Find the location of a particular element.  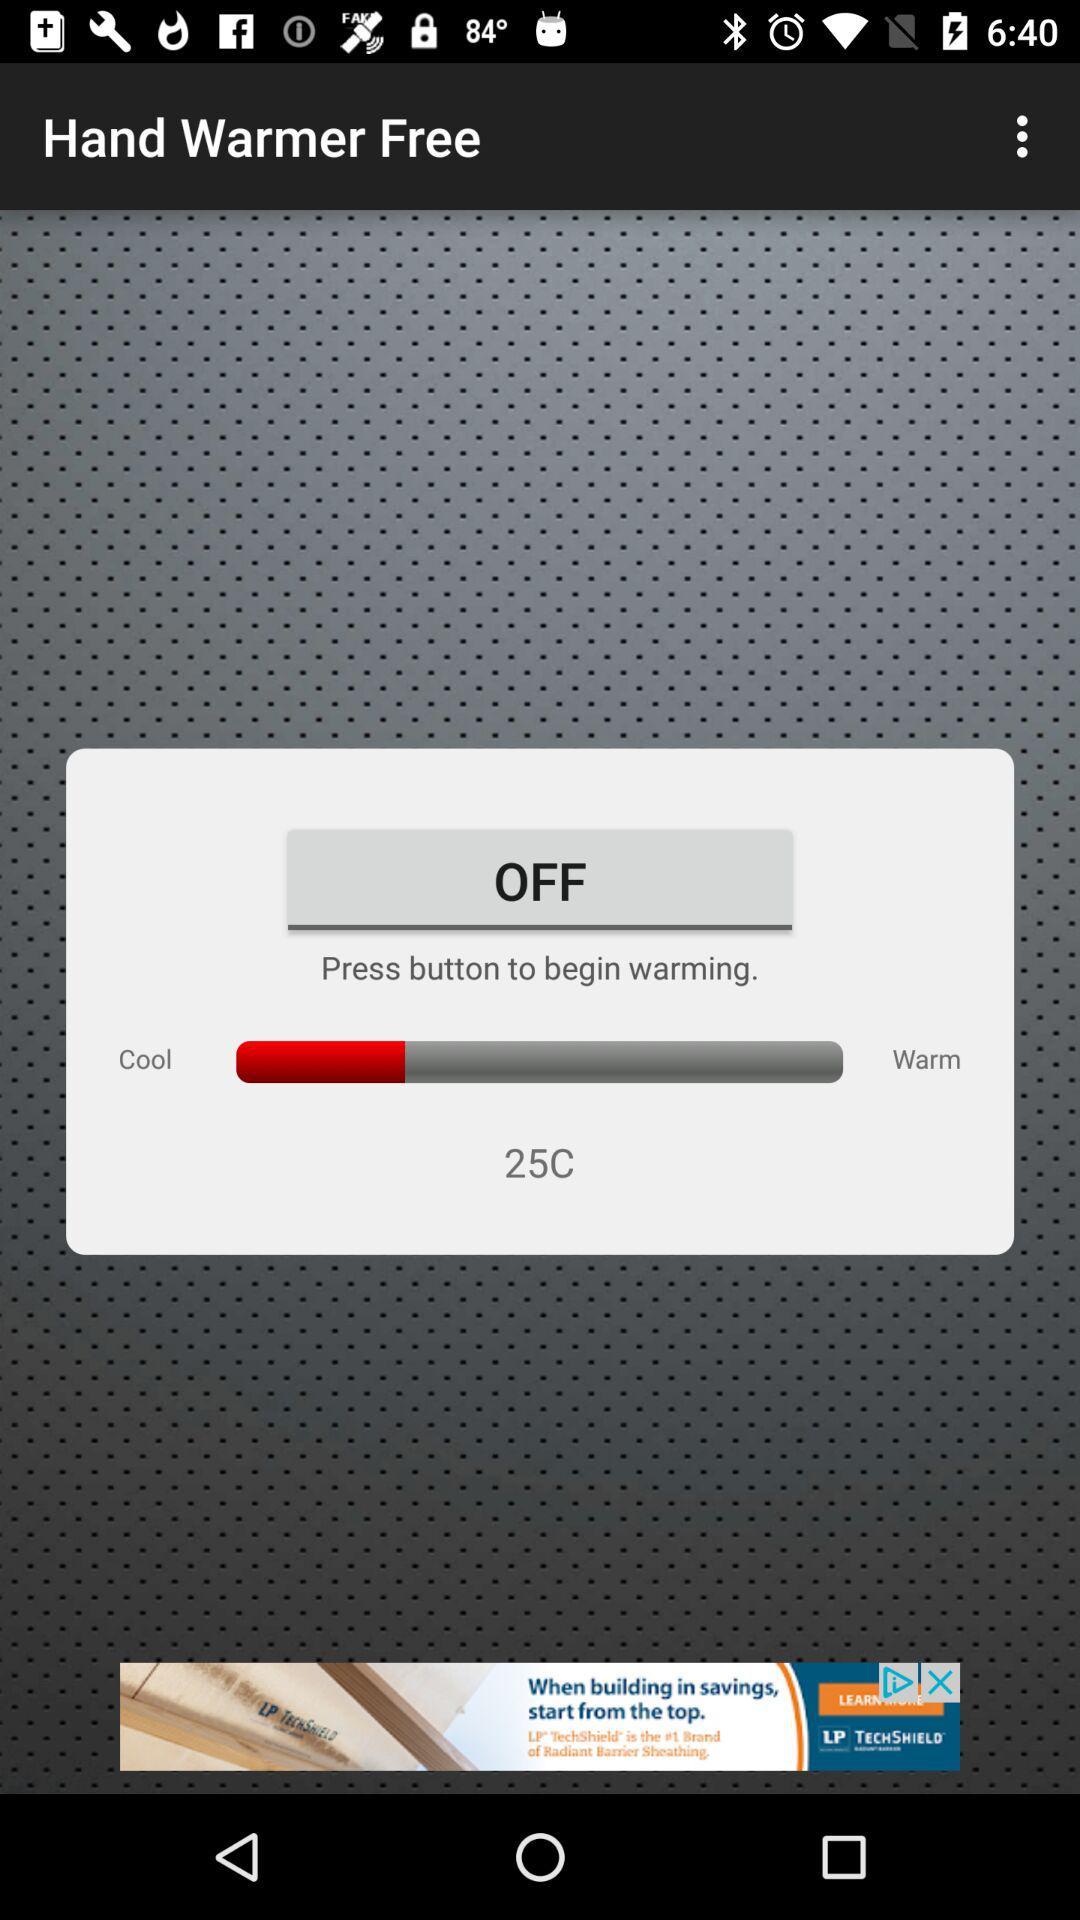

click on the banner is located at coordinates (540, 1727).